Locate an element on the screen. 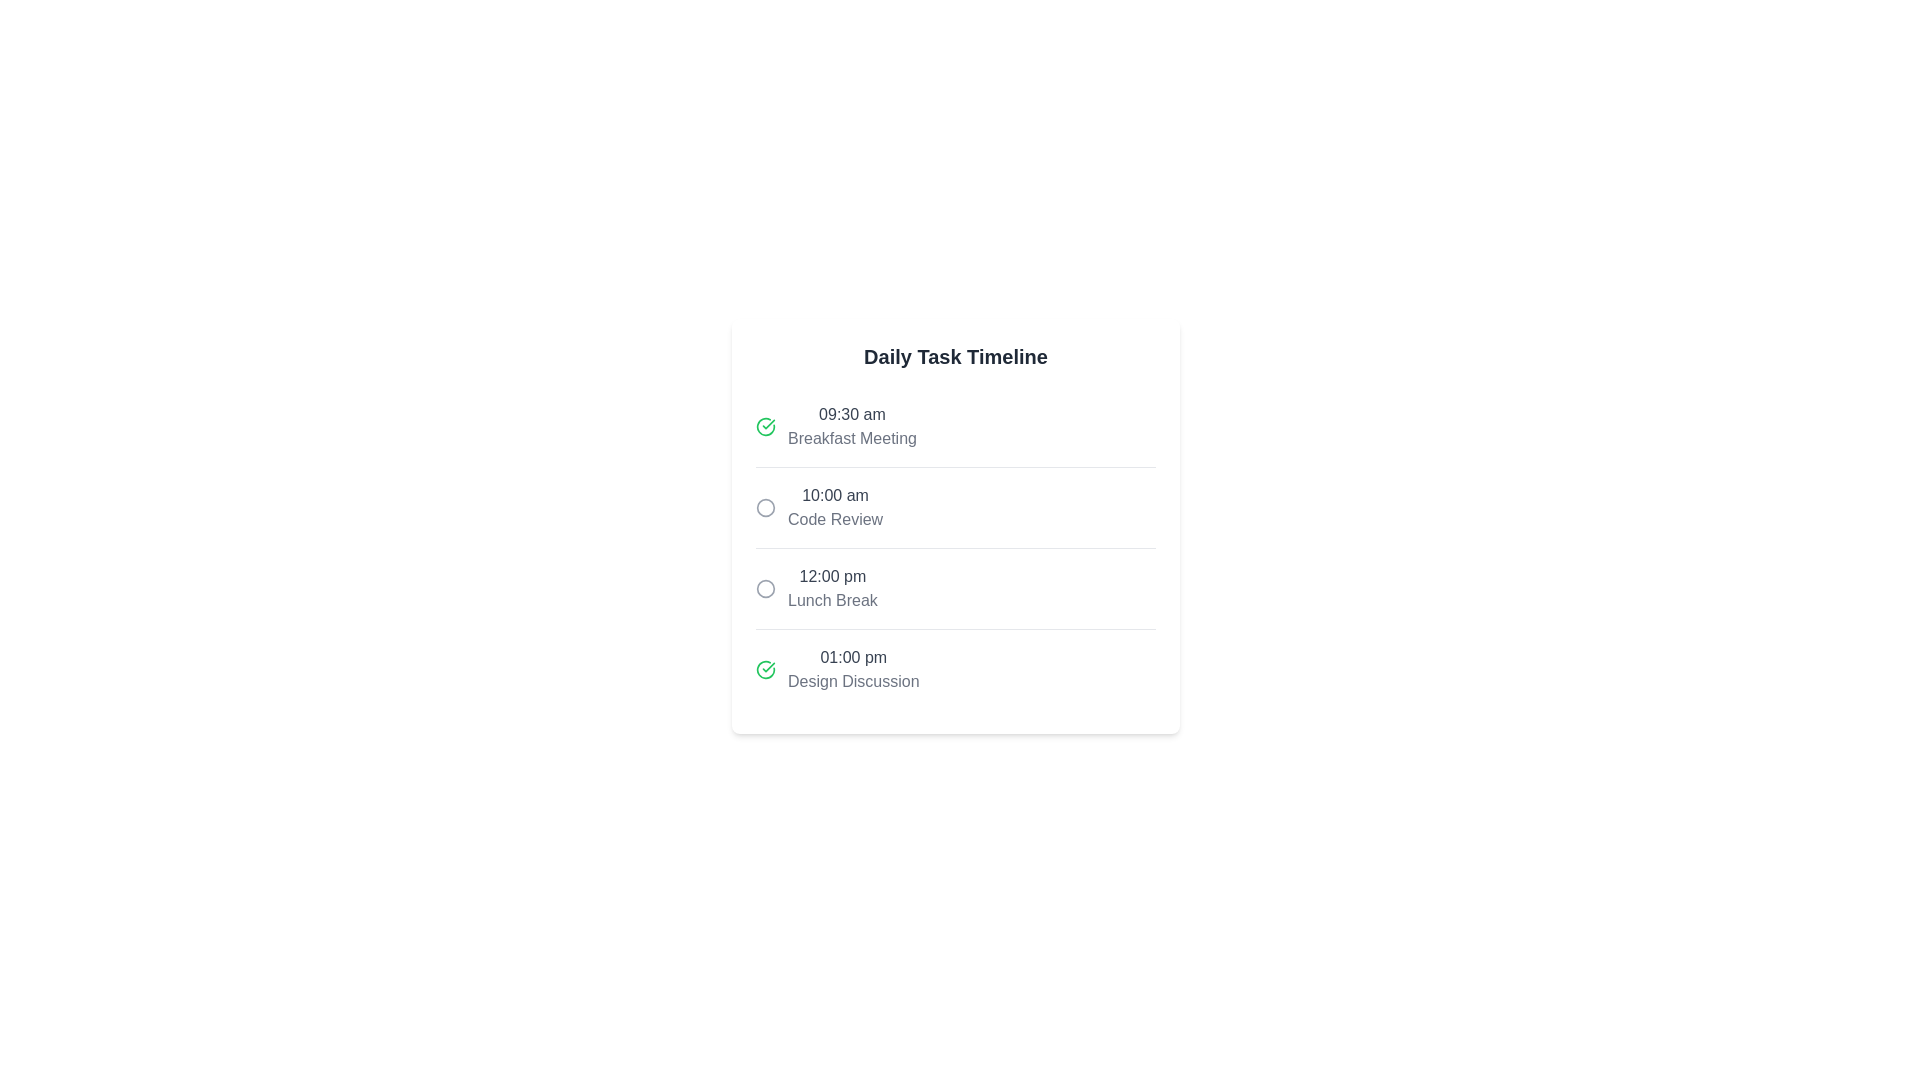  keyboard navigation is located at coordinates (765, 507).